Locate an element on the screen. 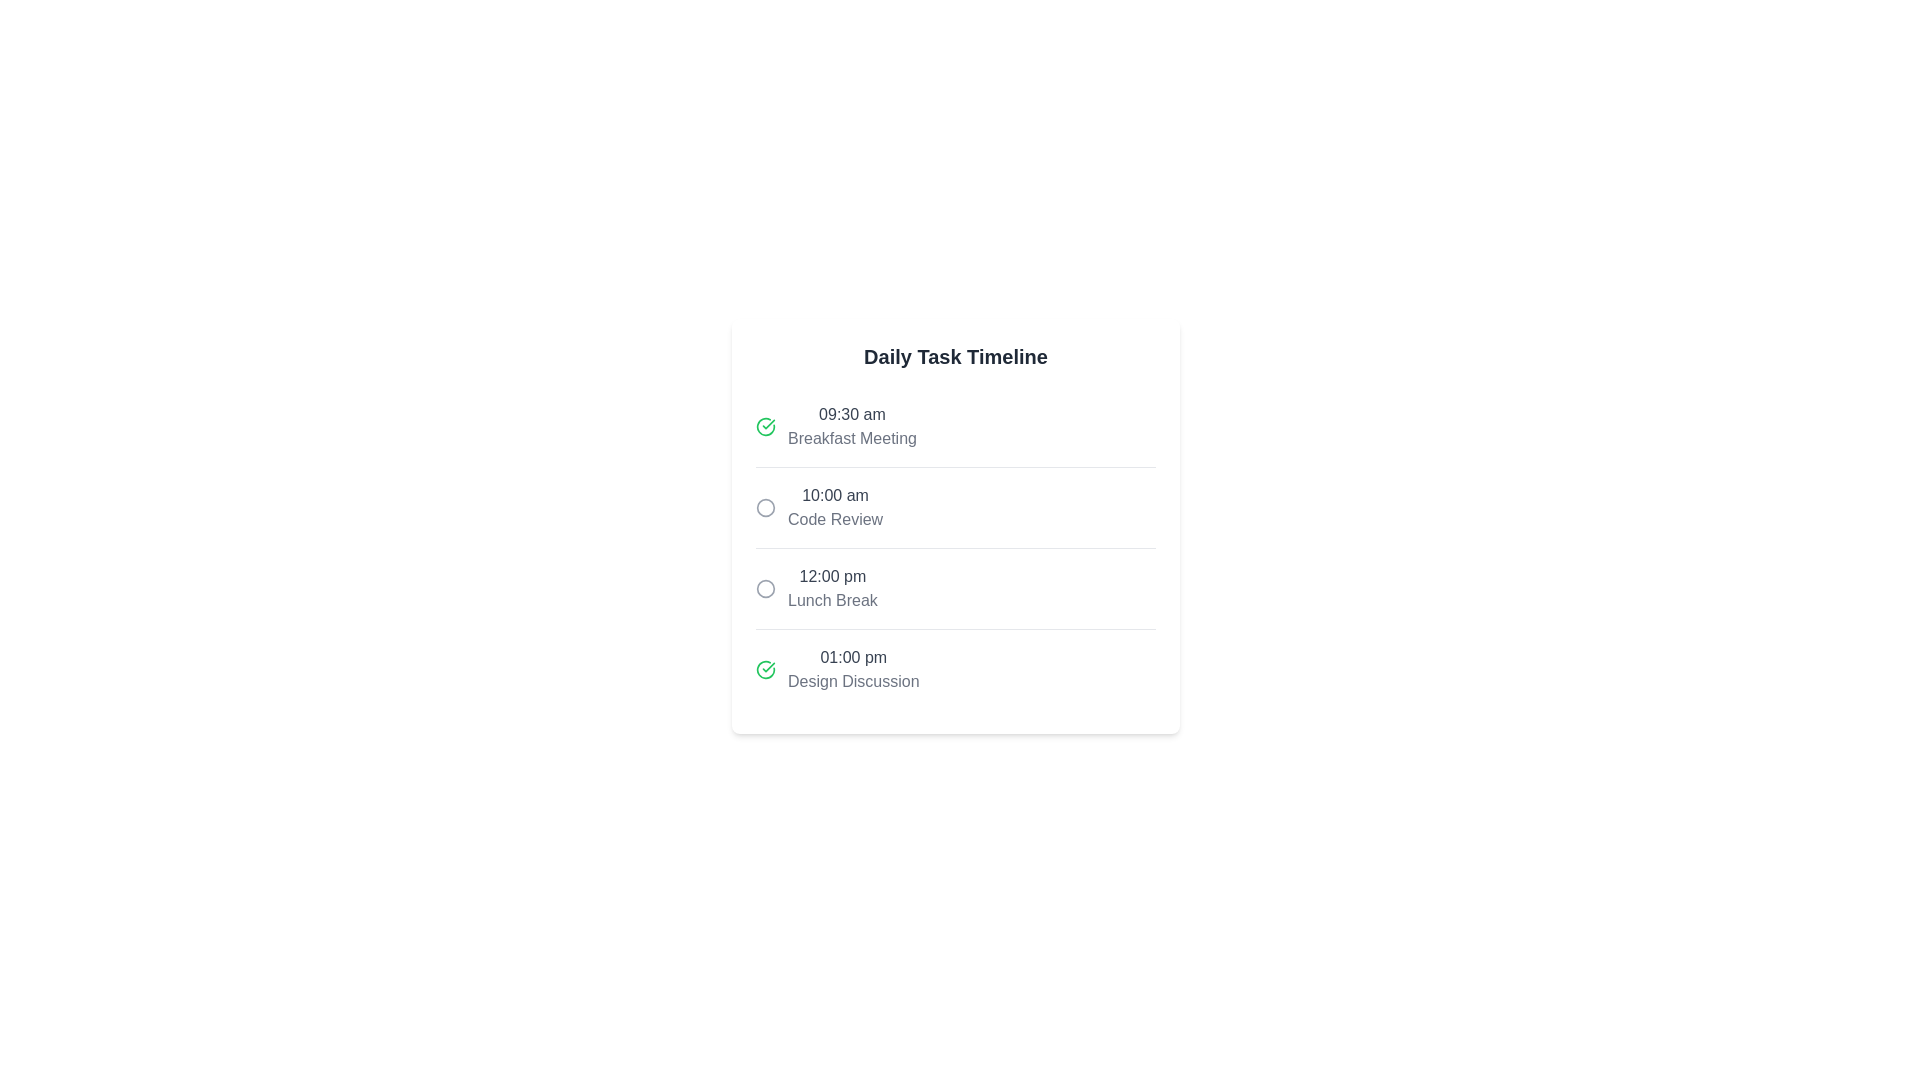  keyboard navigation is located at coordinates (765, 507).